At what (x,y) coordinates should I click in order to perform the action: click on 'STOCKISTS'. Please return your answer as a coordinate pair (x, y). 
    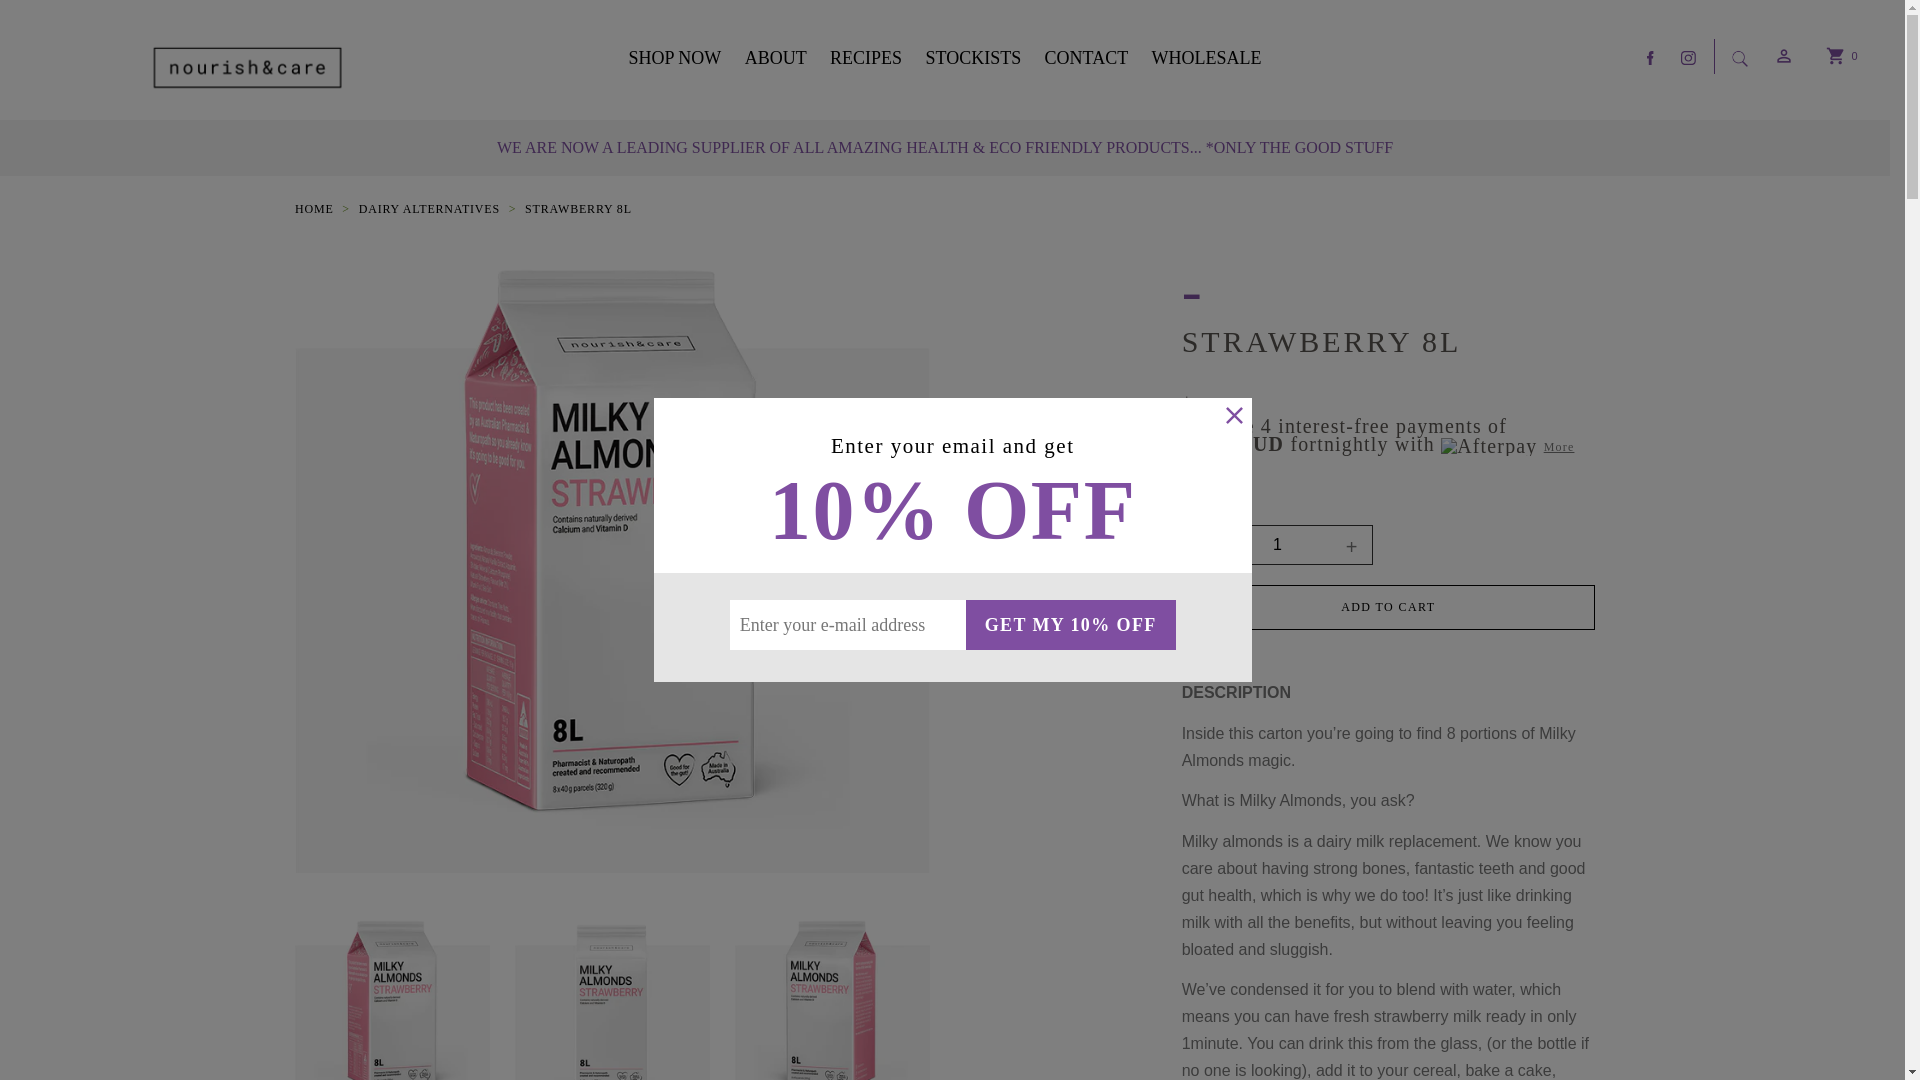
    Looking at the image, I should click on (977, 57).